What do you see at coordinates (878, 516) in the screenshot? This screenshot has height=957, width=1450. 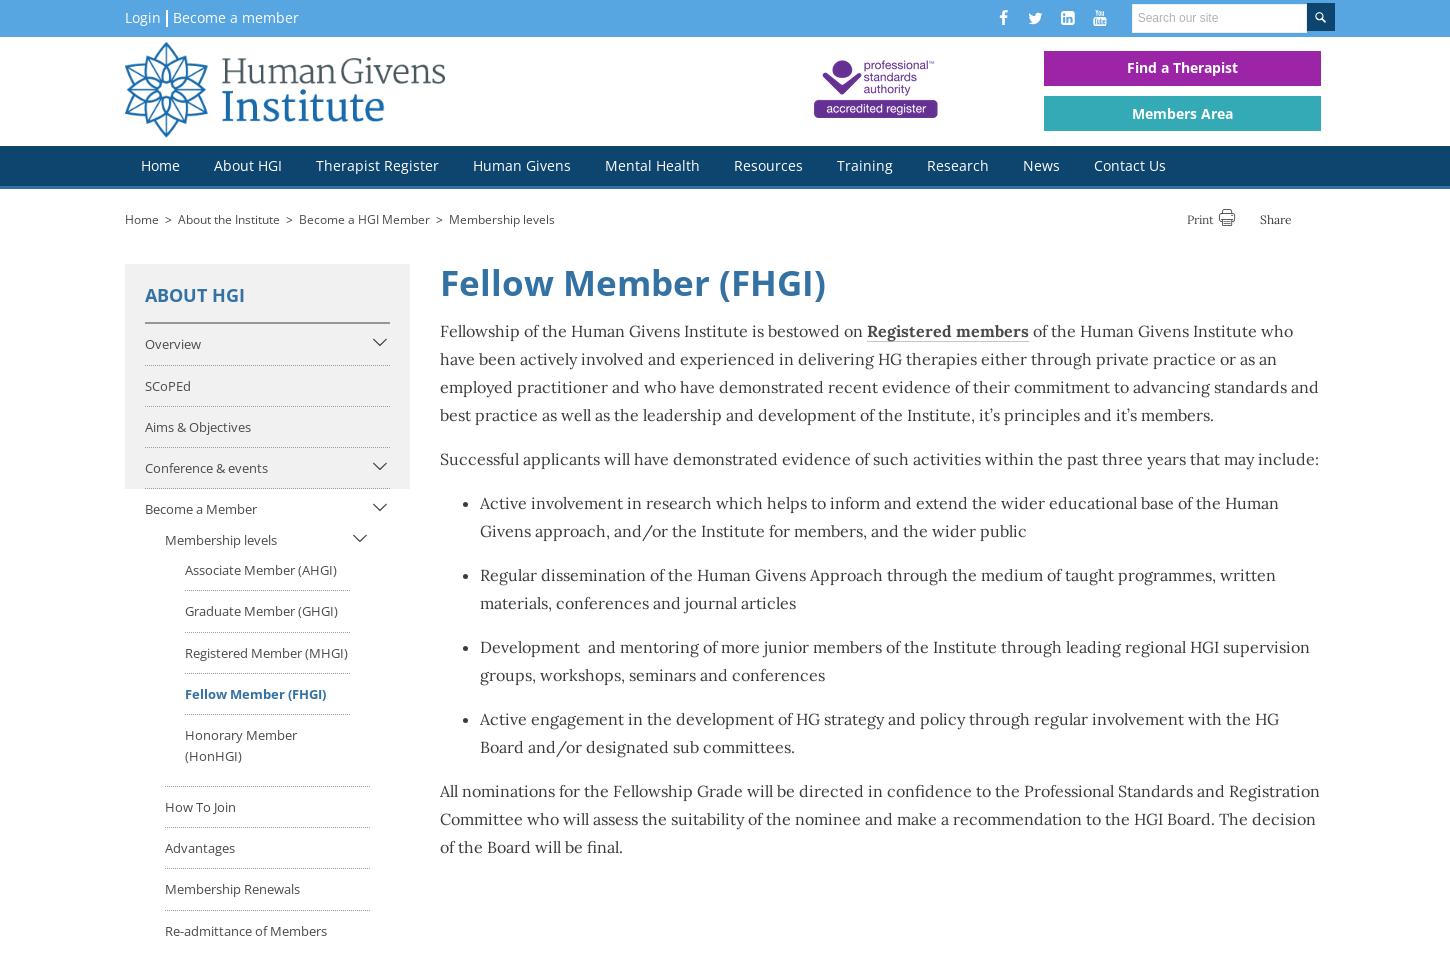 I see `'Active involvement in research which helps to inform and extend the wider educational base of the Human Givens approach, and/or the Institute for members, and the wider public'` at bounding box center [878, 516].